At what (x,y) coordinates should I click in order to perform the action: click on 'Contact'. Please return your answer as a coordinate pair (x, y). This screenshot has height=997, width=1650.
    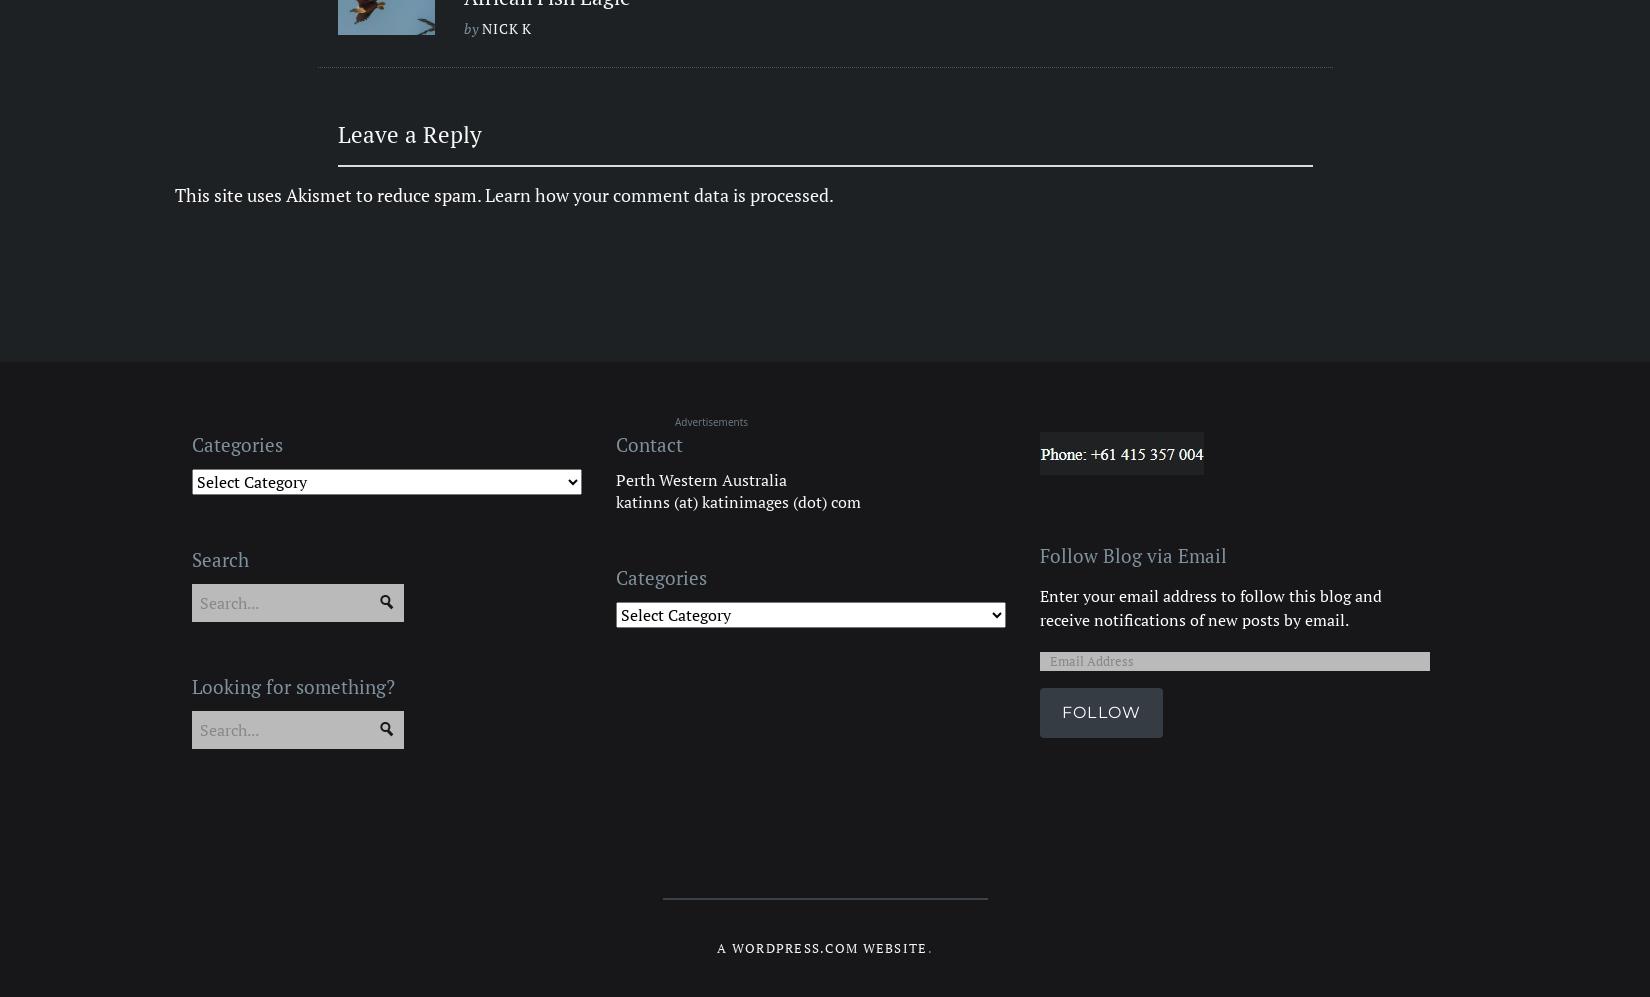
    Looking at the image, I should click on (648, 442).